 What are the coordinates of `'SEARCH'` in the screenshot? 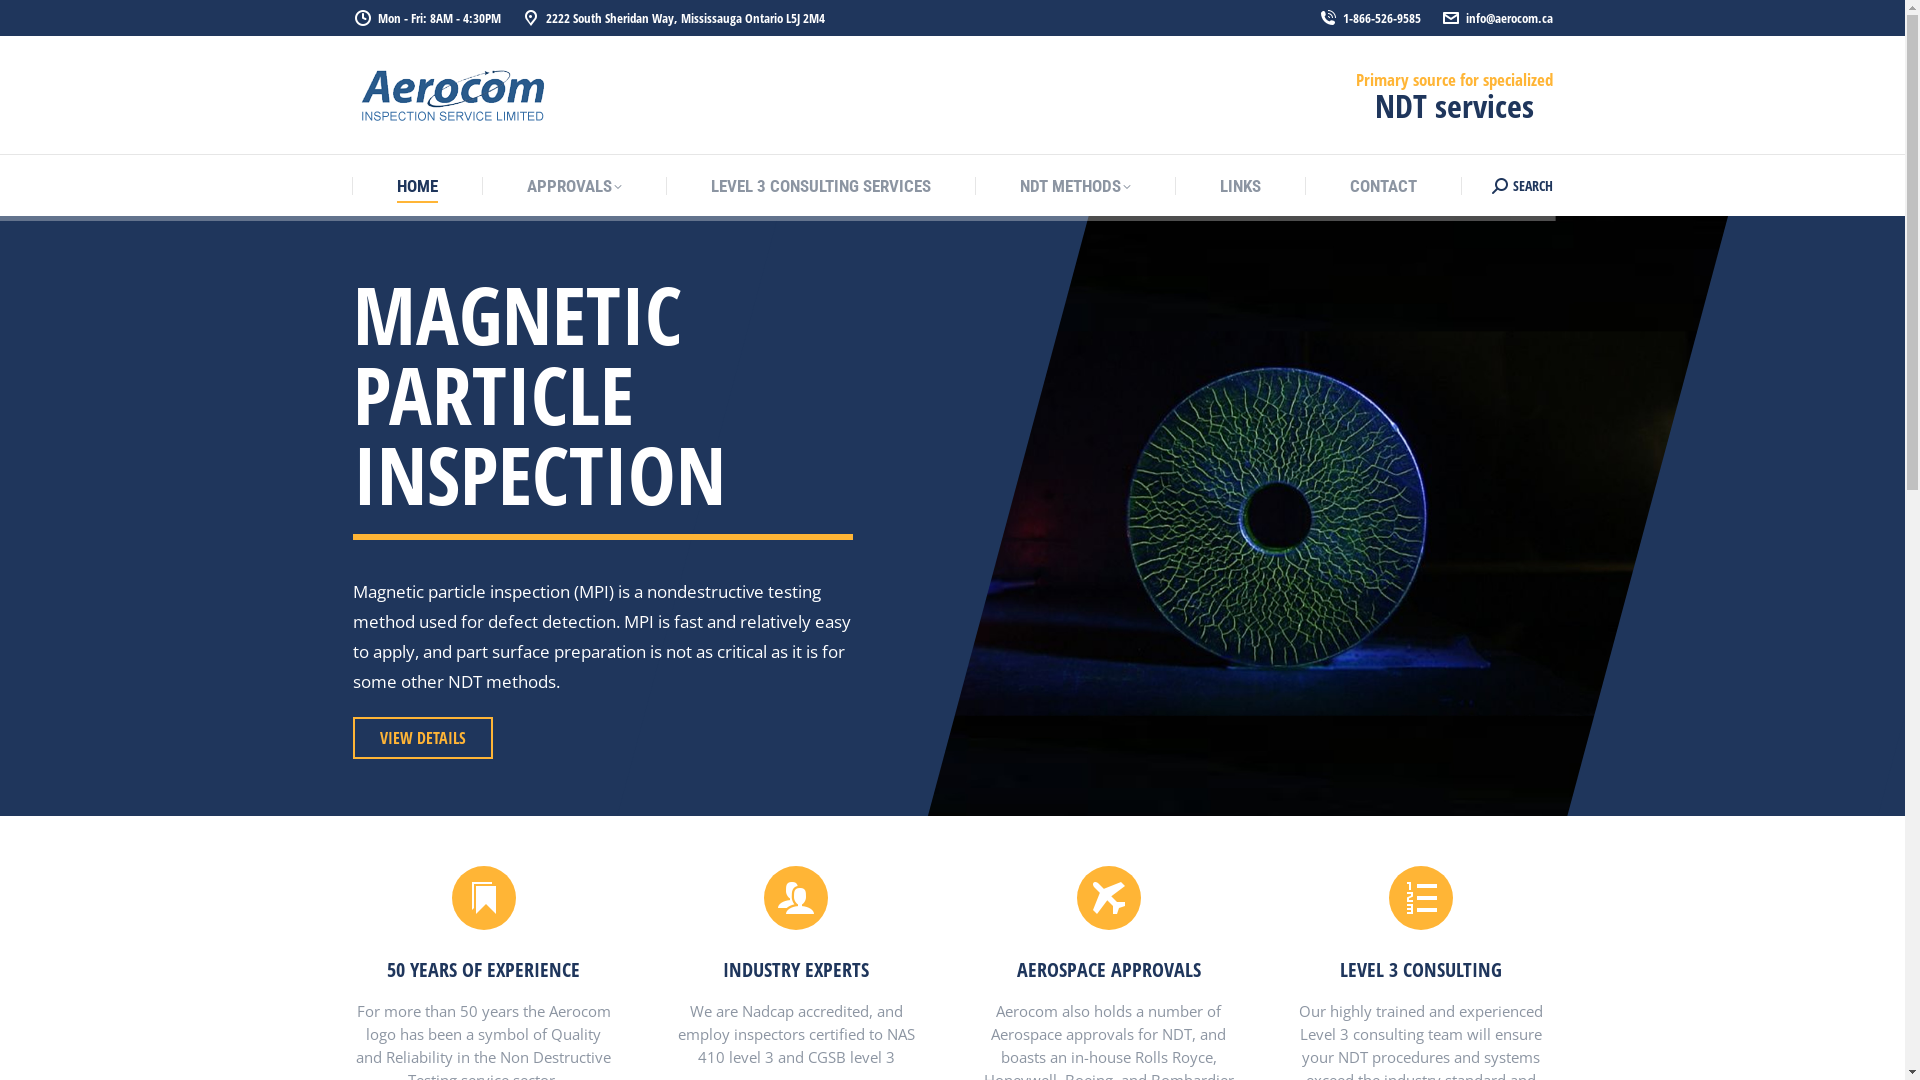 It's located at (1521, 185).